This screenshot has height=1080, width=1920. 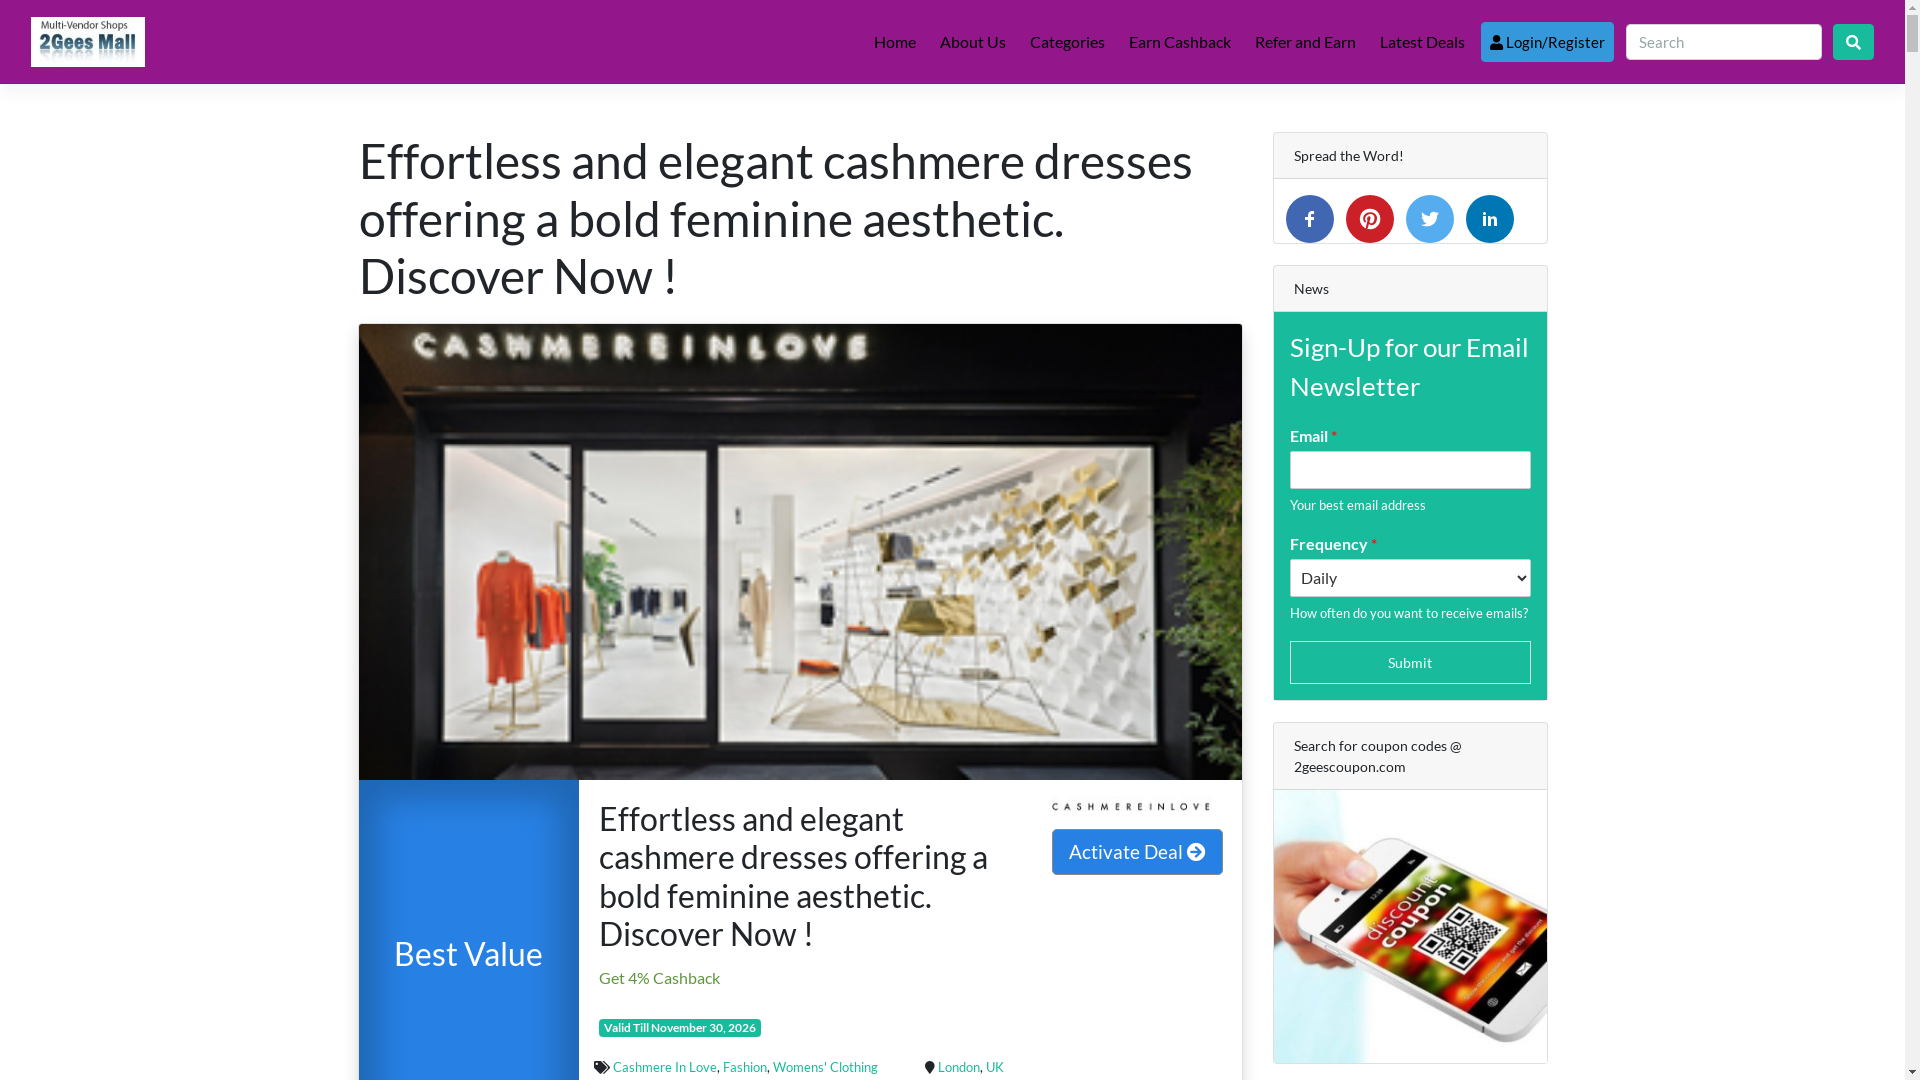 I want to click on 'Womens' Clothing', so click(x=825, y=1066).